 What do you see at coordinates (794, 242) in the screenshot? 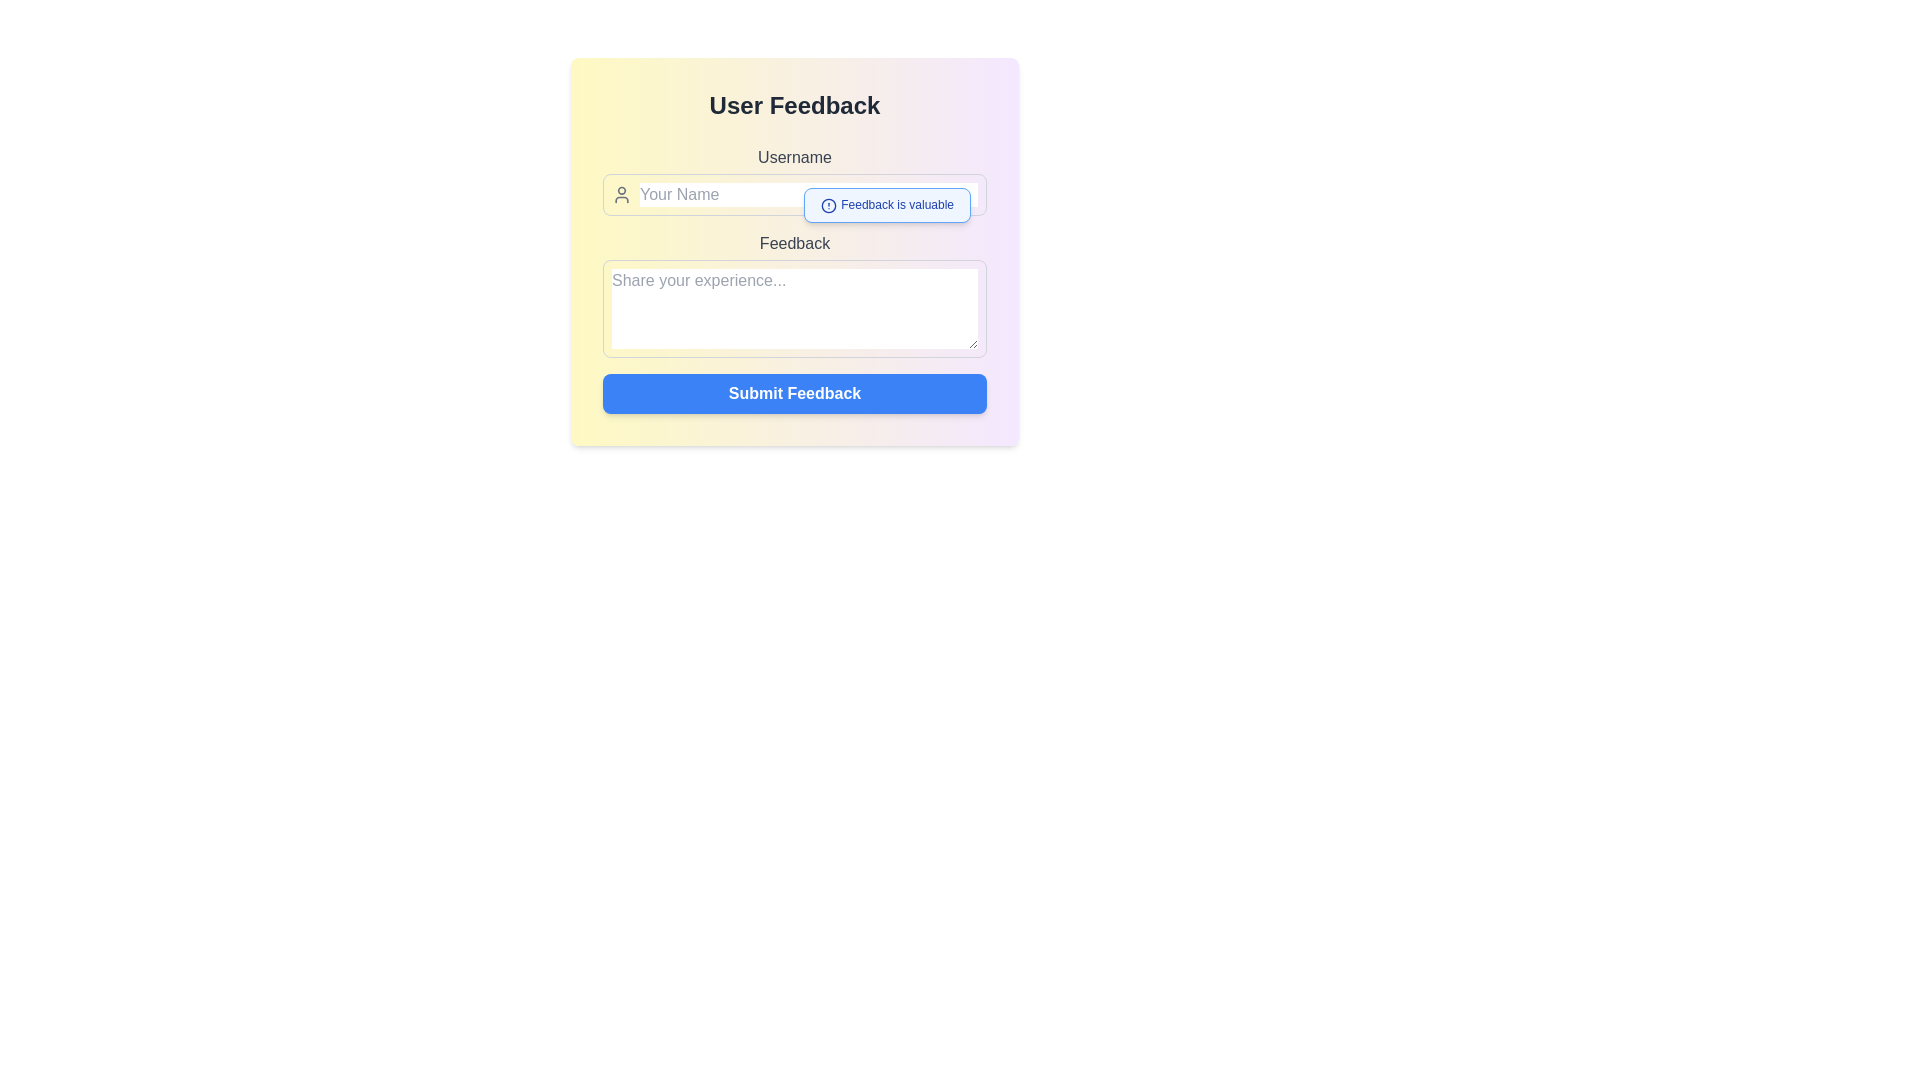
I see `the 'Feedback' text label, which is styled in muted gray and positioned above the multi-line text box for user input` at bounding box center [794, 242].